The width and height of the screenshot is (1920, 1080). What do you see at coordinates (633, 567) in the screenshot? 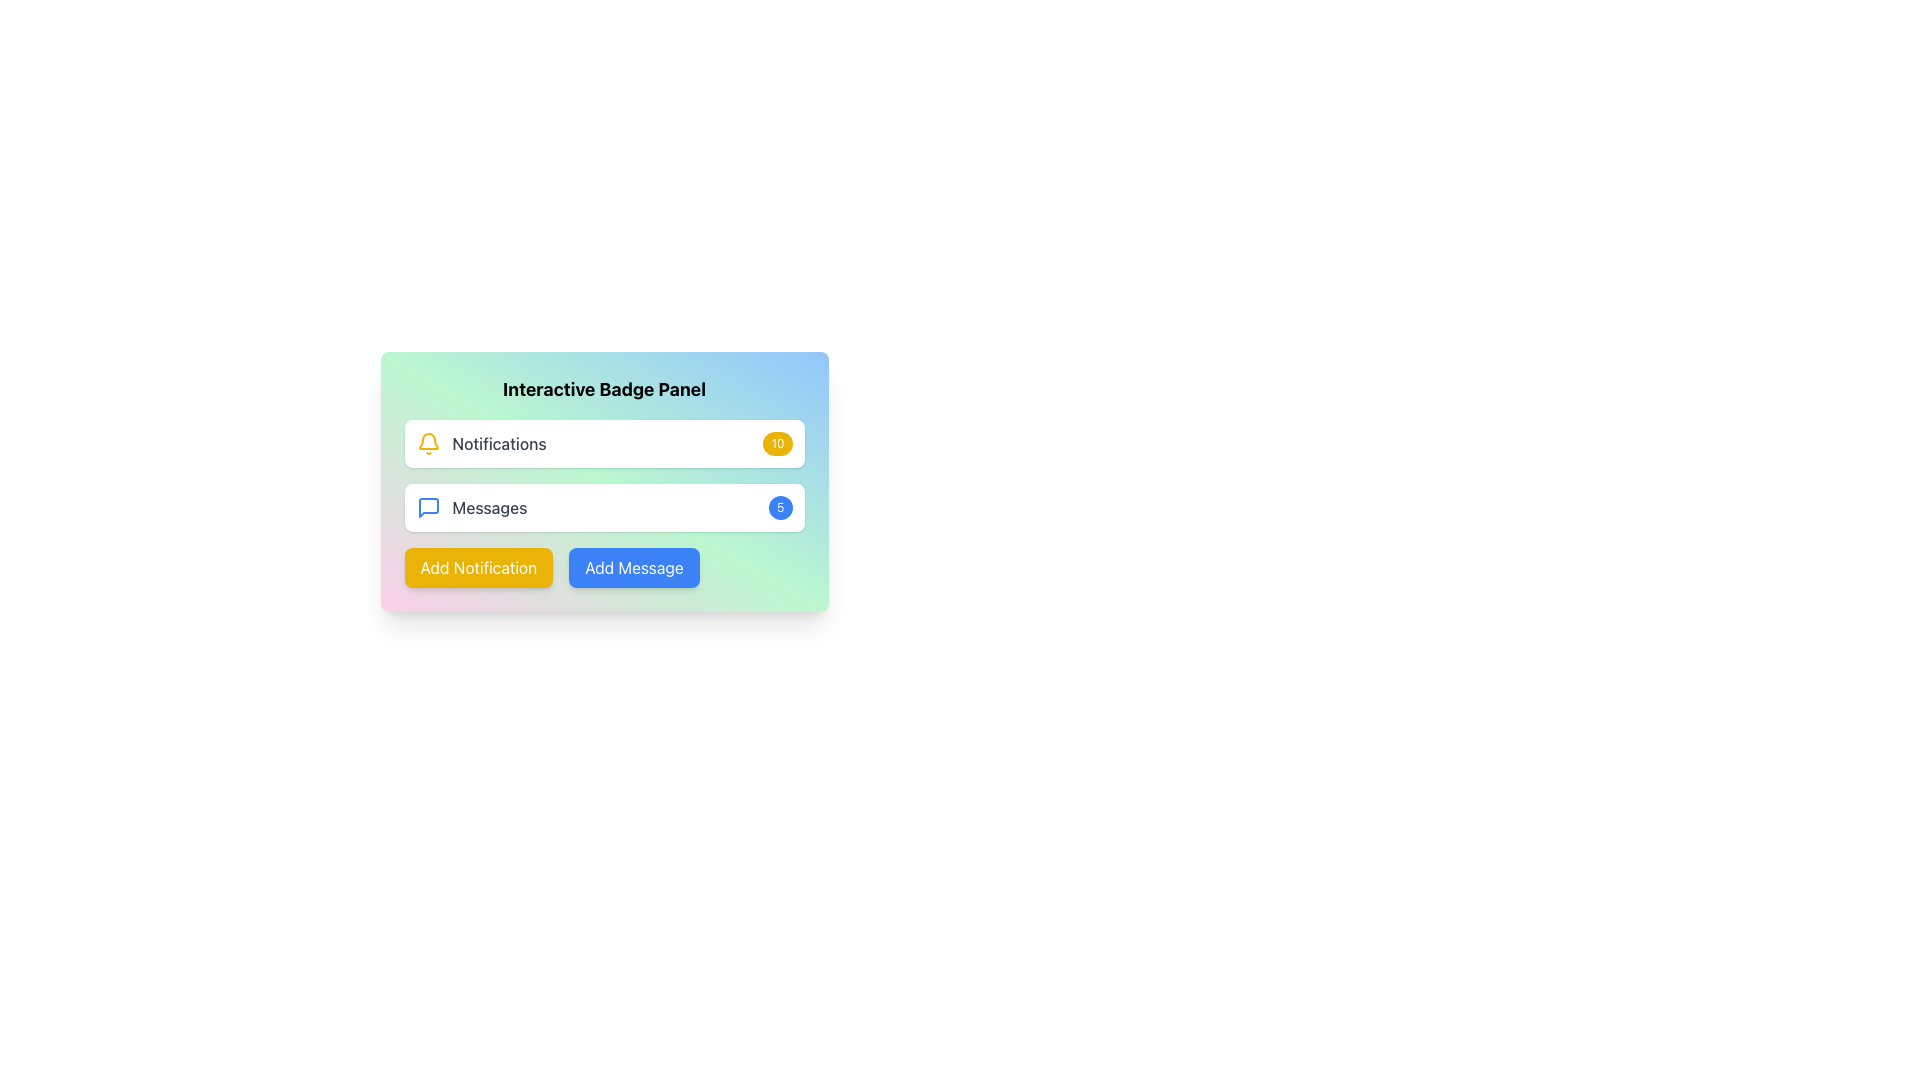
I see `the rectangular button with a blue background and white text labeled 'Add Message'` at bounding box center [633, 567].